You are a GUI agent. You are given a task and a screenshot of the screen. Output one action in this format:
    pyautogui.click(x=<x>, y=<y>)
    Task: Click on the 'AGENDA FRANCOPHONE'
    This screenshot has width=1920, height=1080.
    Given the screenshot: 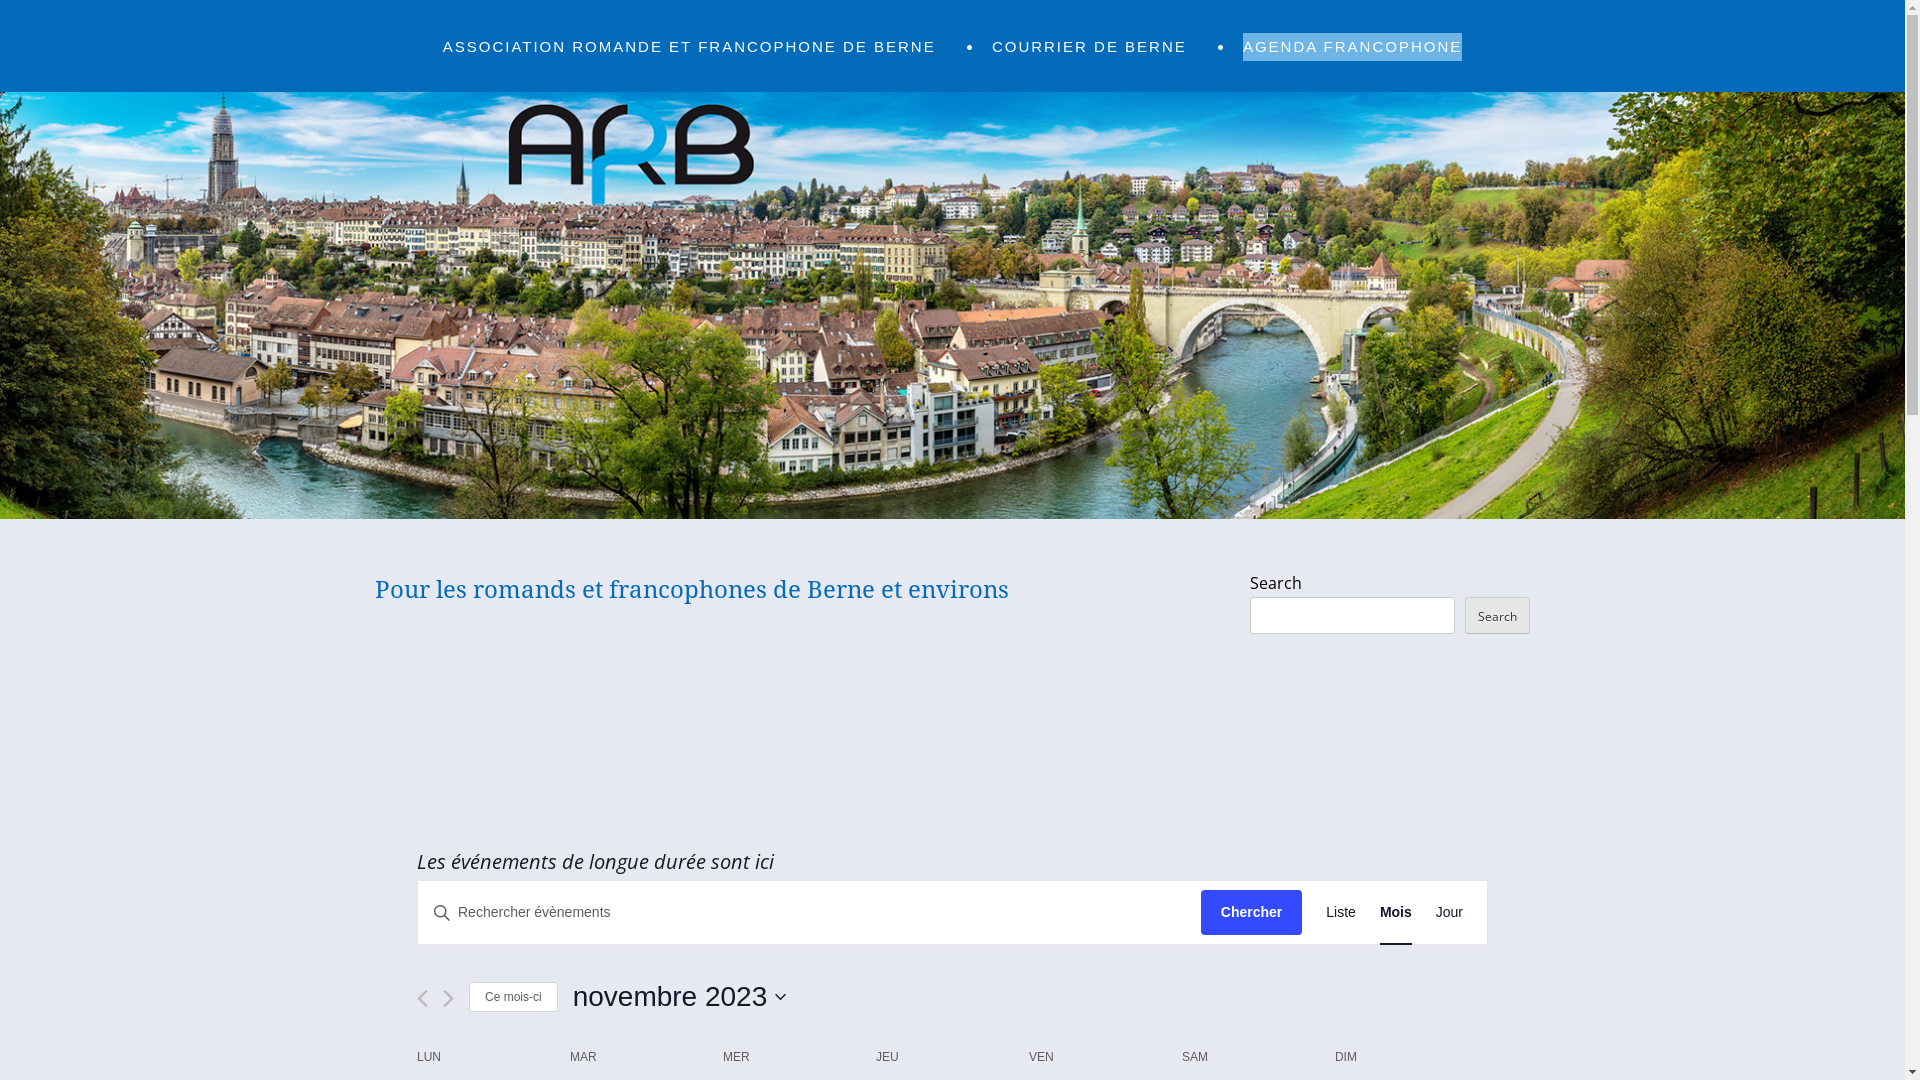 What is the action you would take?
    pyautogui.click(x=1242, y=45)
    